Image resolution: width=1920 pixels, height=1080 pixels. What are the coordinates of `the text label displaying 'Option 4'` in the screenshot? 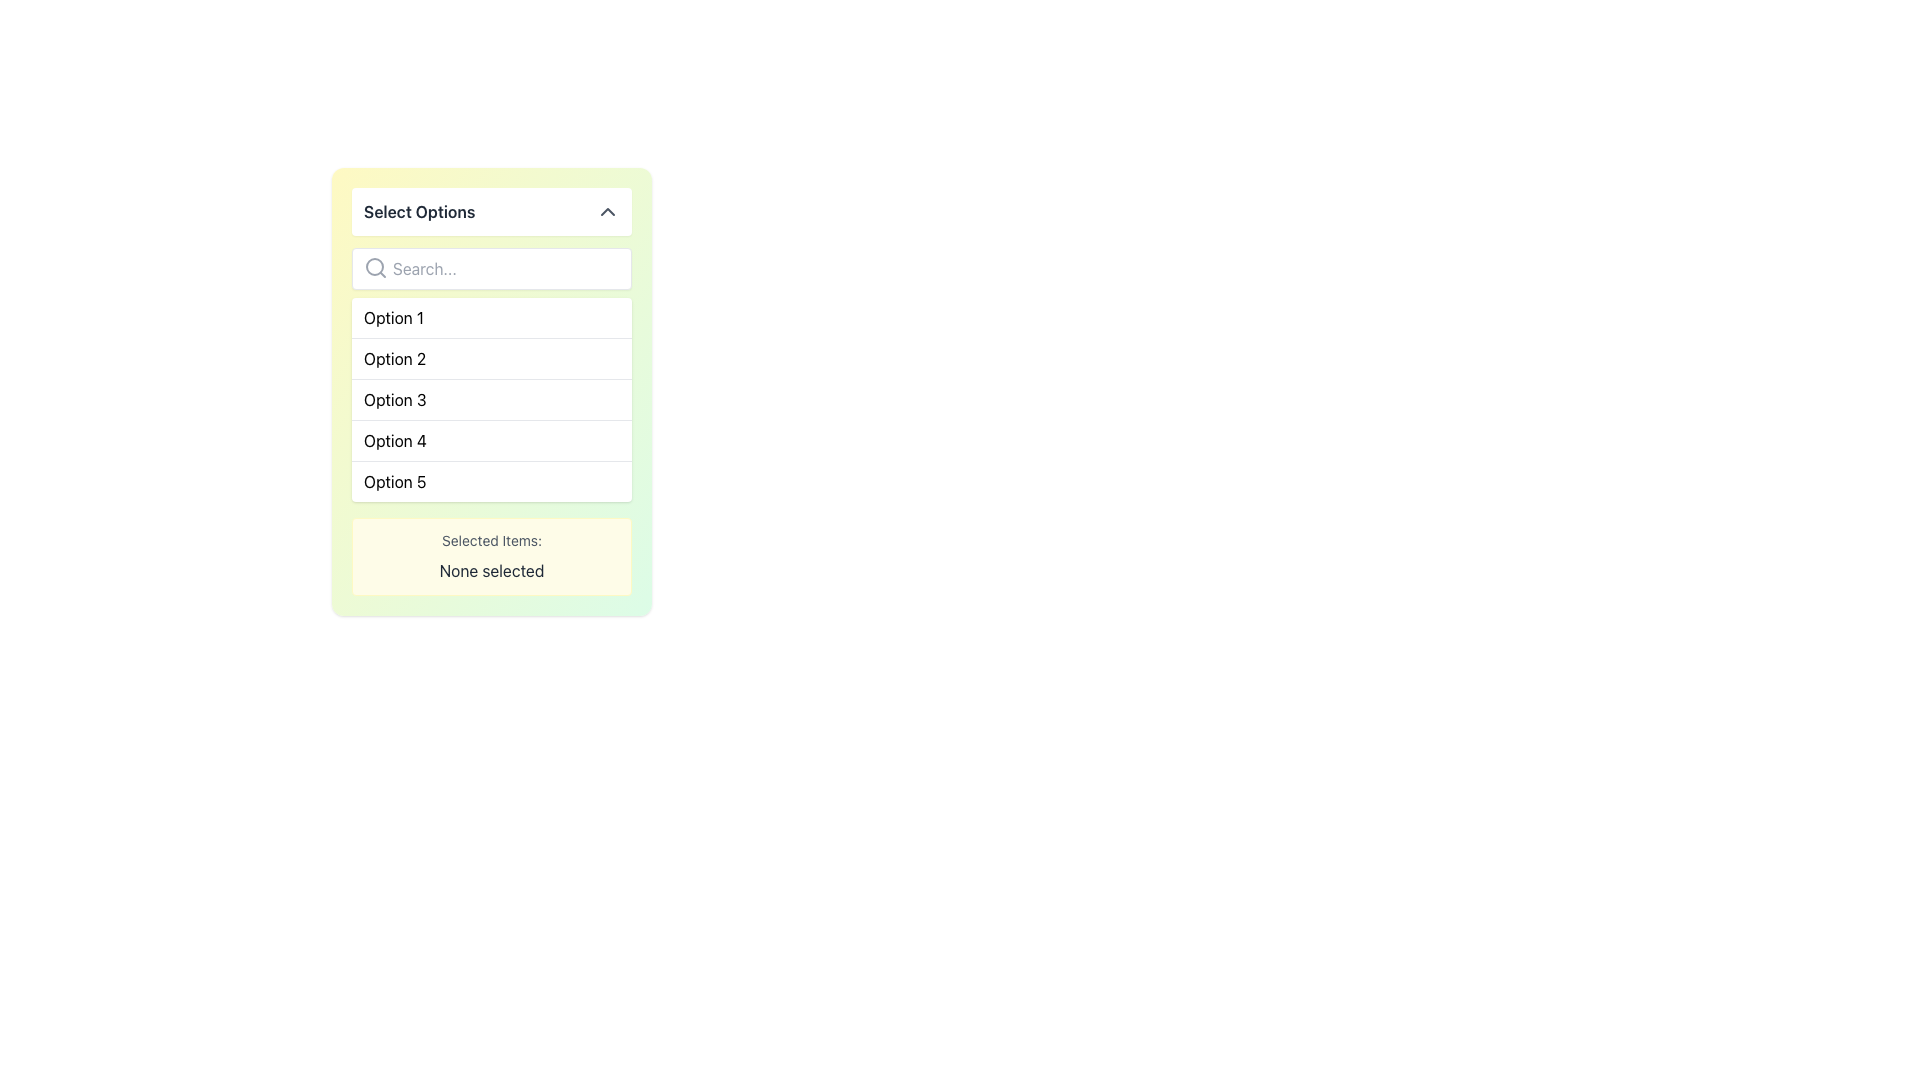 It's located at (395, 439).